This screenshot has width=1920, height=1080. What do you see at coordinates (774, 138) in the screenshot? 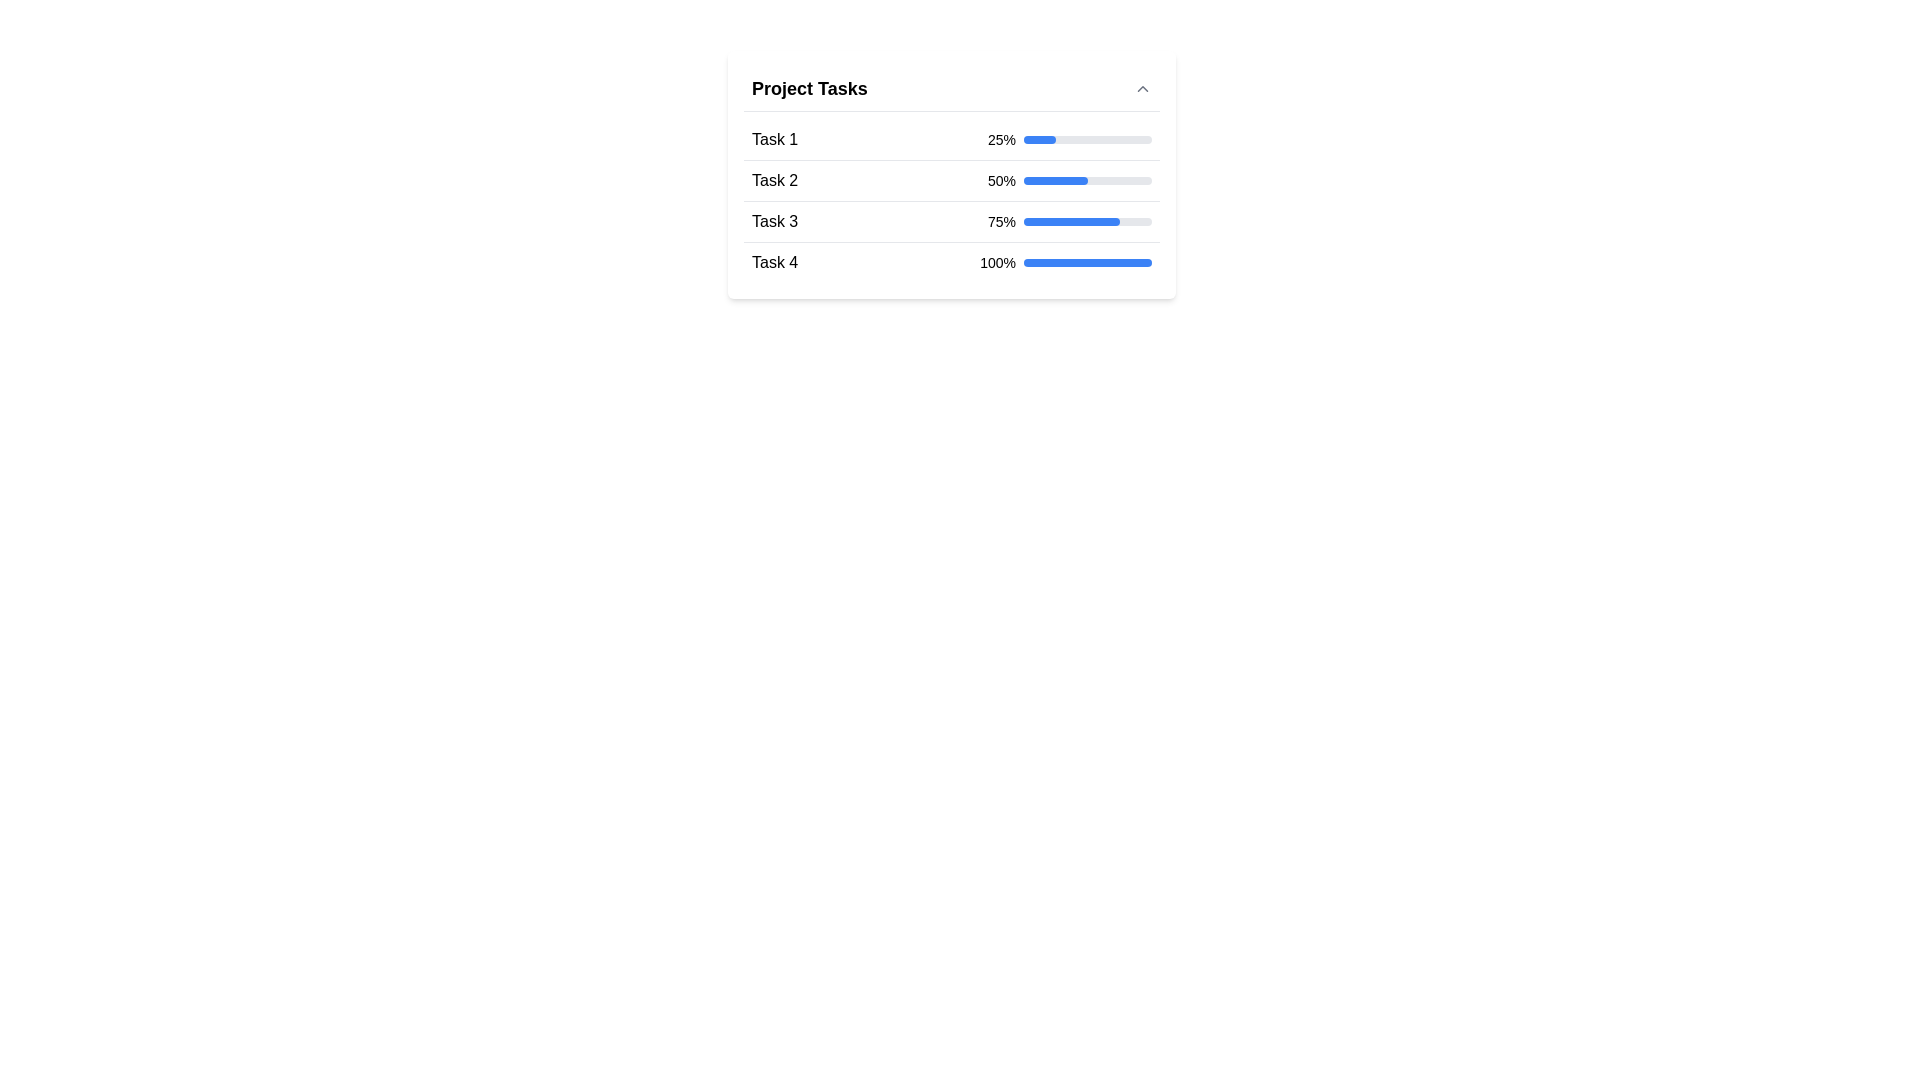
I see `the 'Task 1' text label` at bounding box center [774, 138].